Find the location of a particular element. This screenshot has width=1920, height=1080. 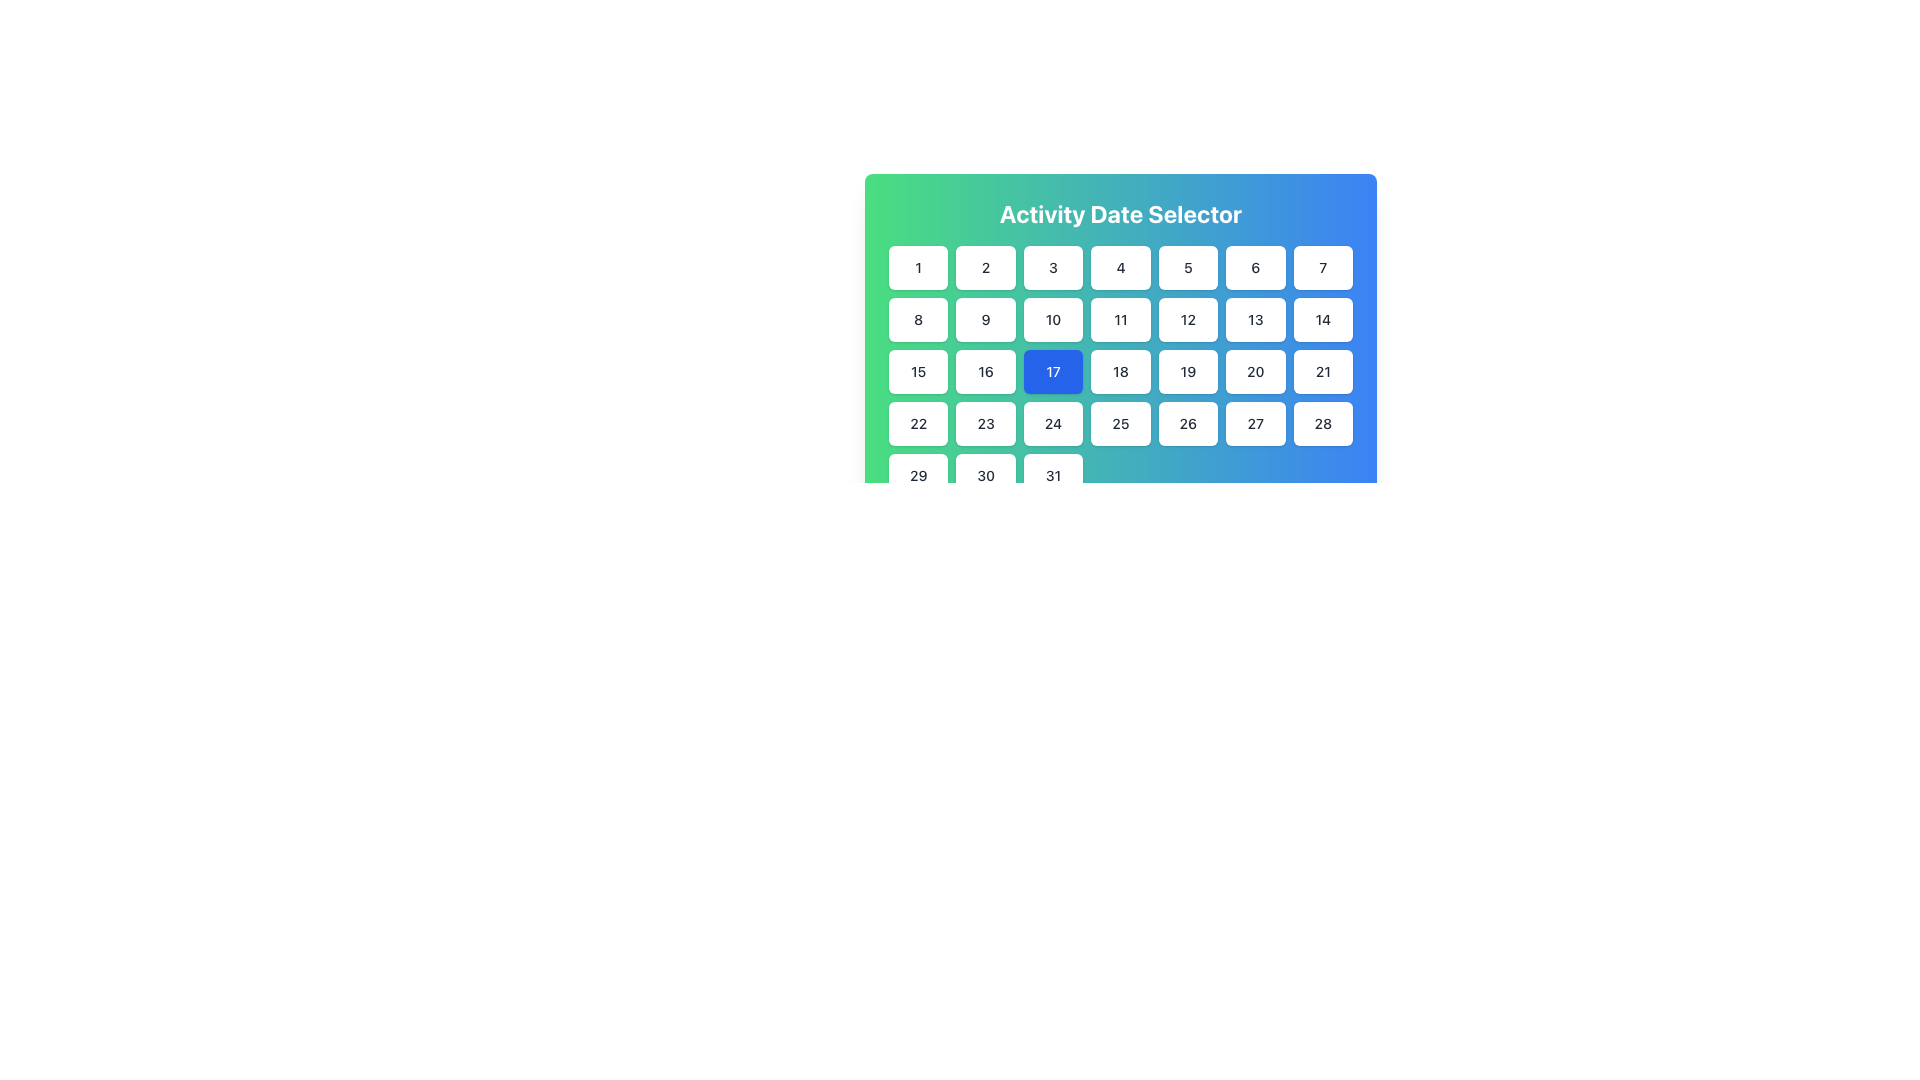

the rounded rectangular button with a white background and the numeral '24' in dark-gray font is located at coordinates (1052, 423).